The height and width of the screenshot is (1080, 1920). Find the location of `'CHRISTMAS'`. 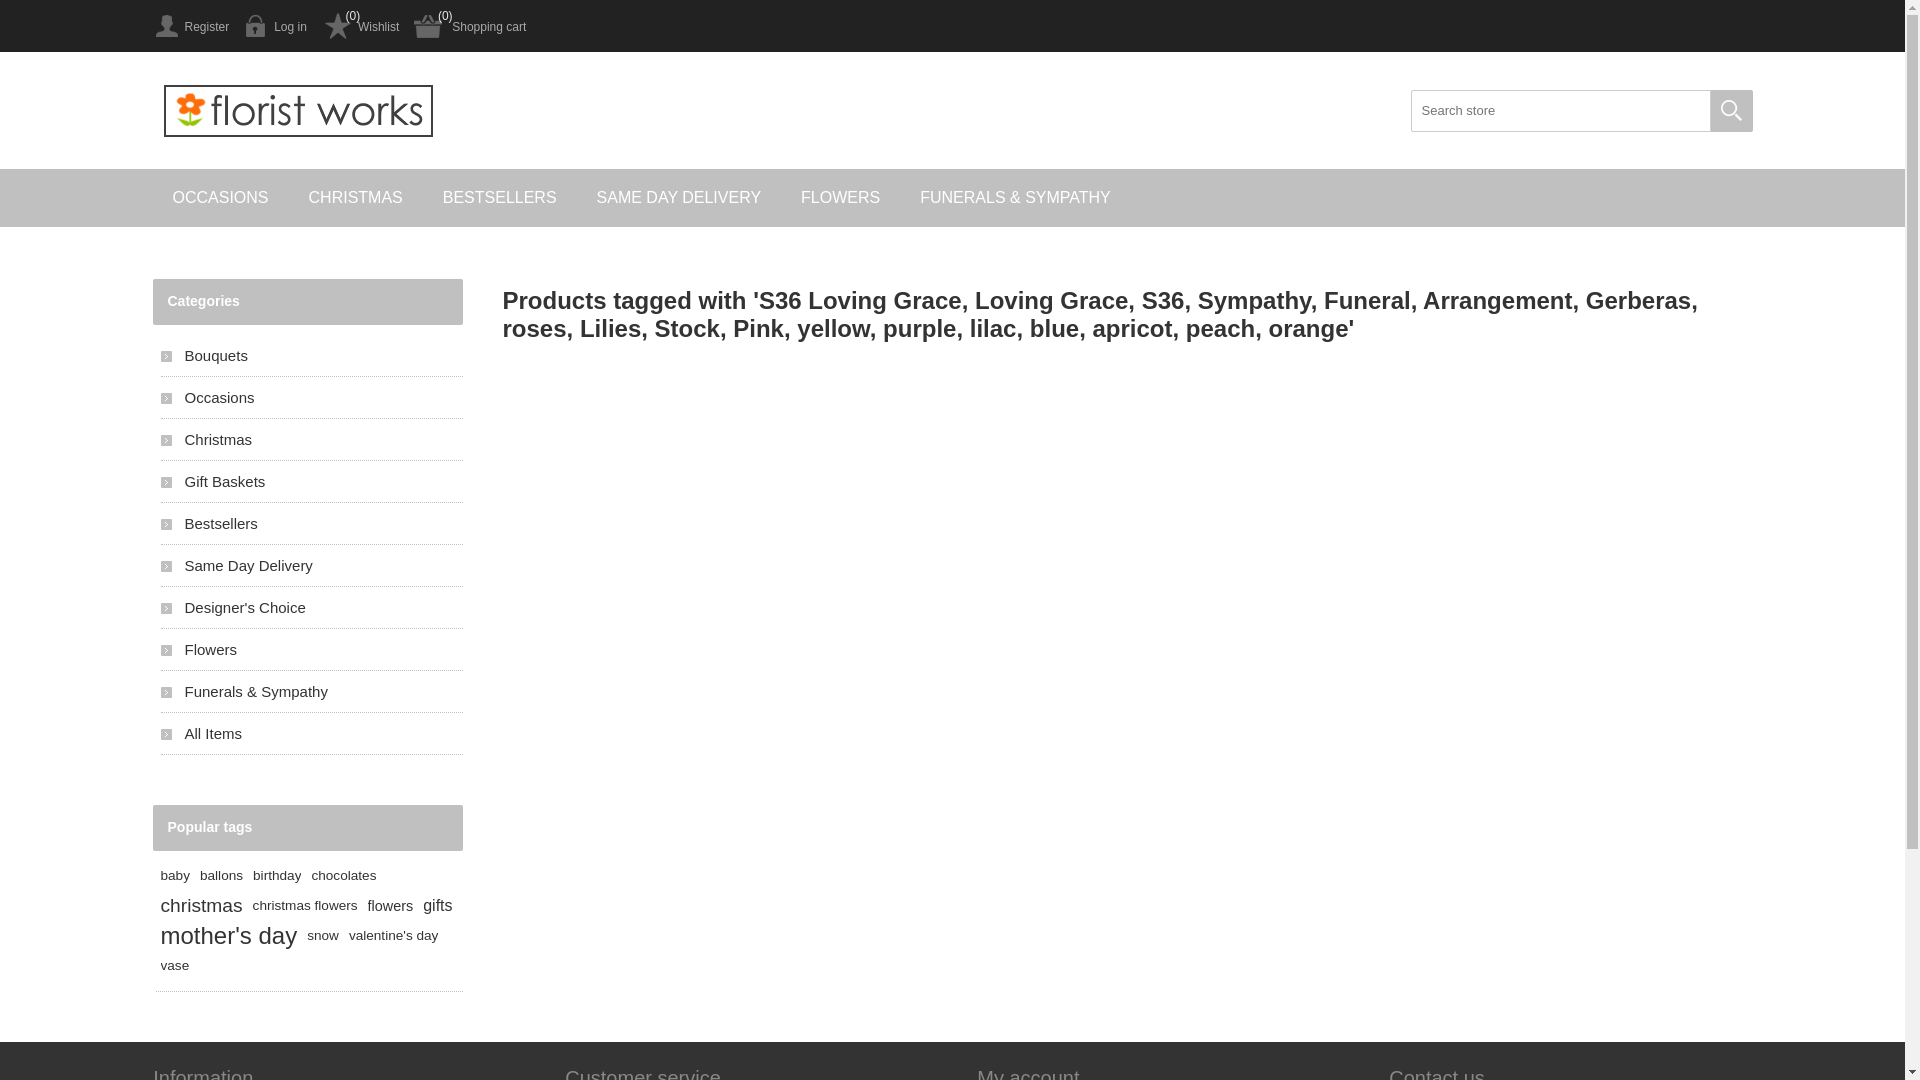

'CHRISTMAS' is located at coordinates (355, 197).